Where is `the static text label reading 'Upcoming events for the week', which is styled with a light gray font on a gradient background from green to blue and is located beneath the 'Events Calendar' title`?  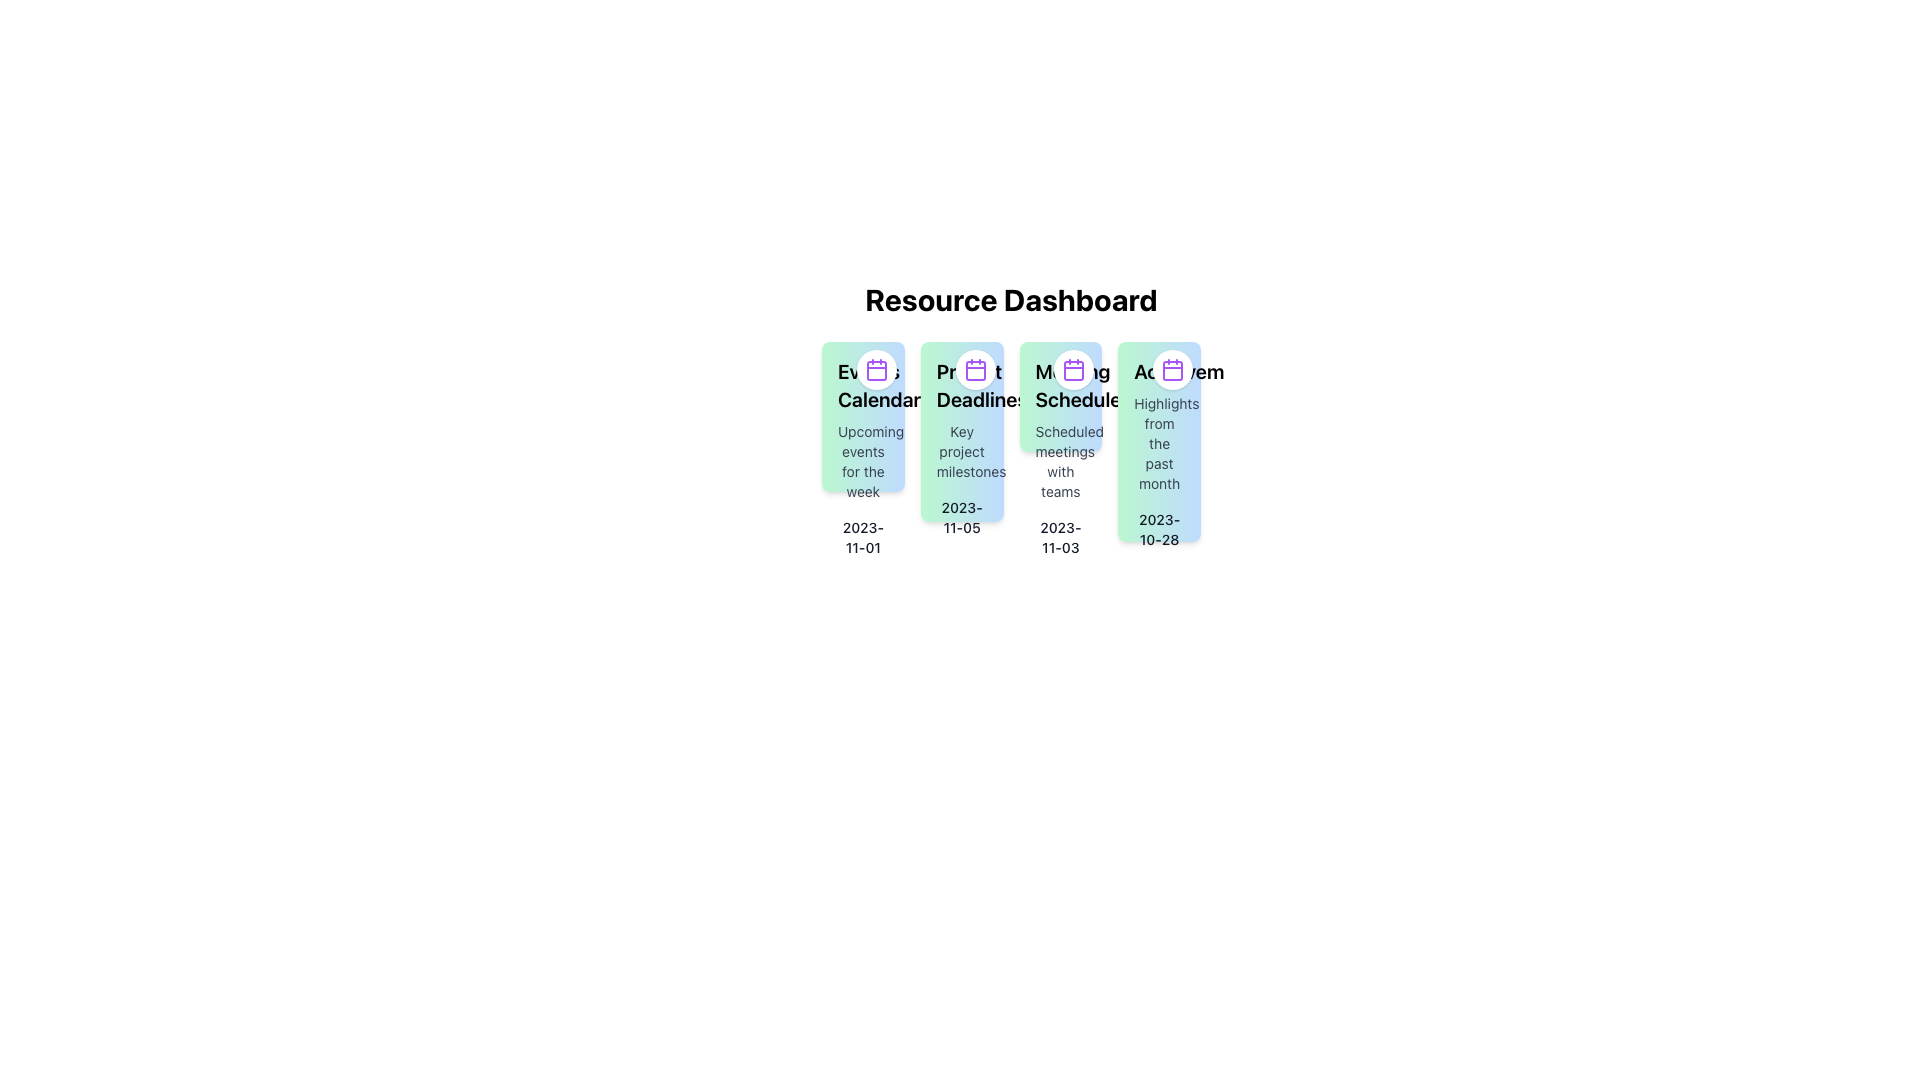 the static text label reading 'Upcoming events for the week', which is styled with a light gray font on a gradient background from green to blue and is located beneath the 'Events Calendar' title is located at coordinates (863, 462).